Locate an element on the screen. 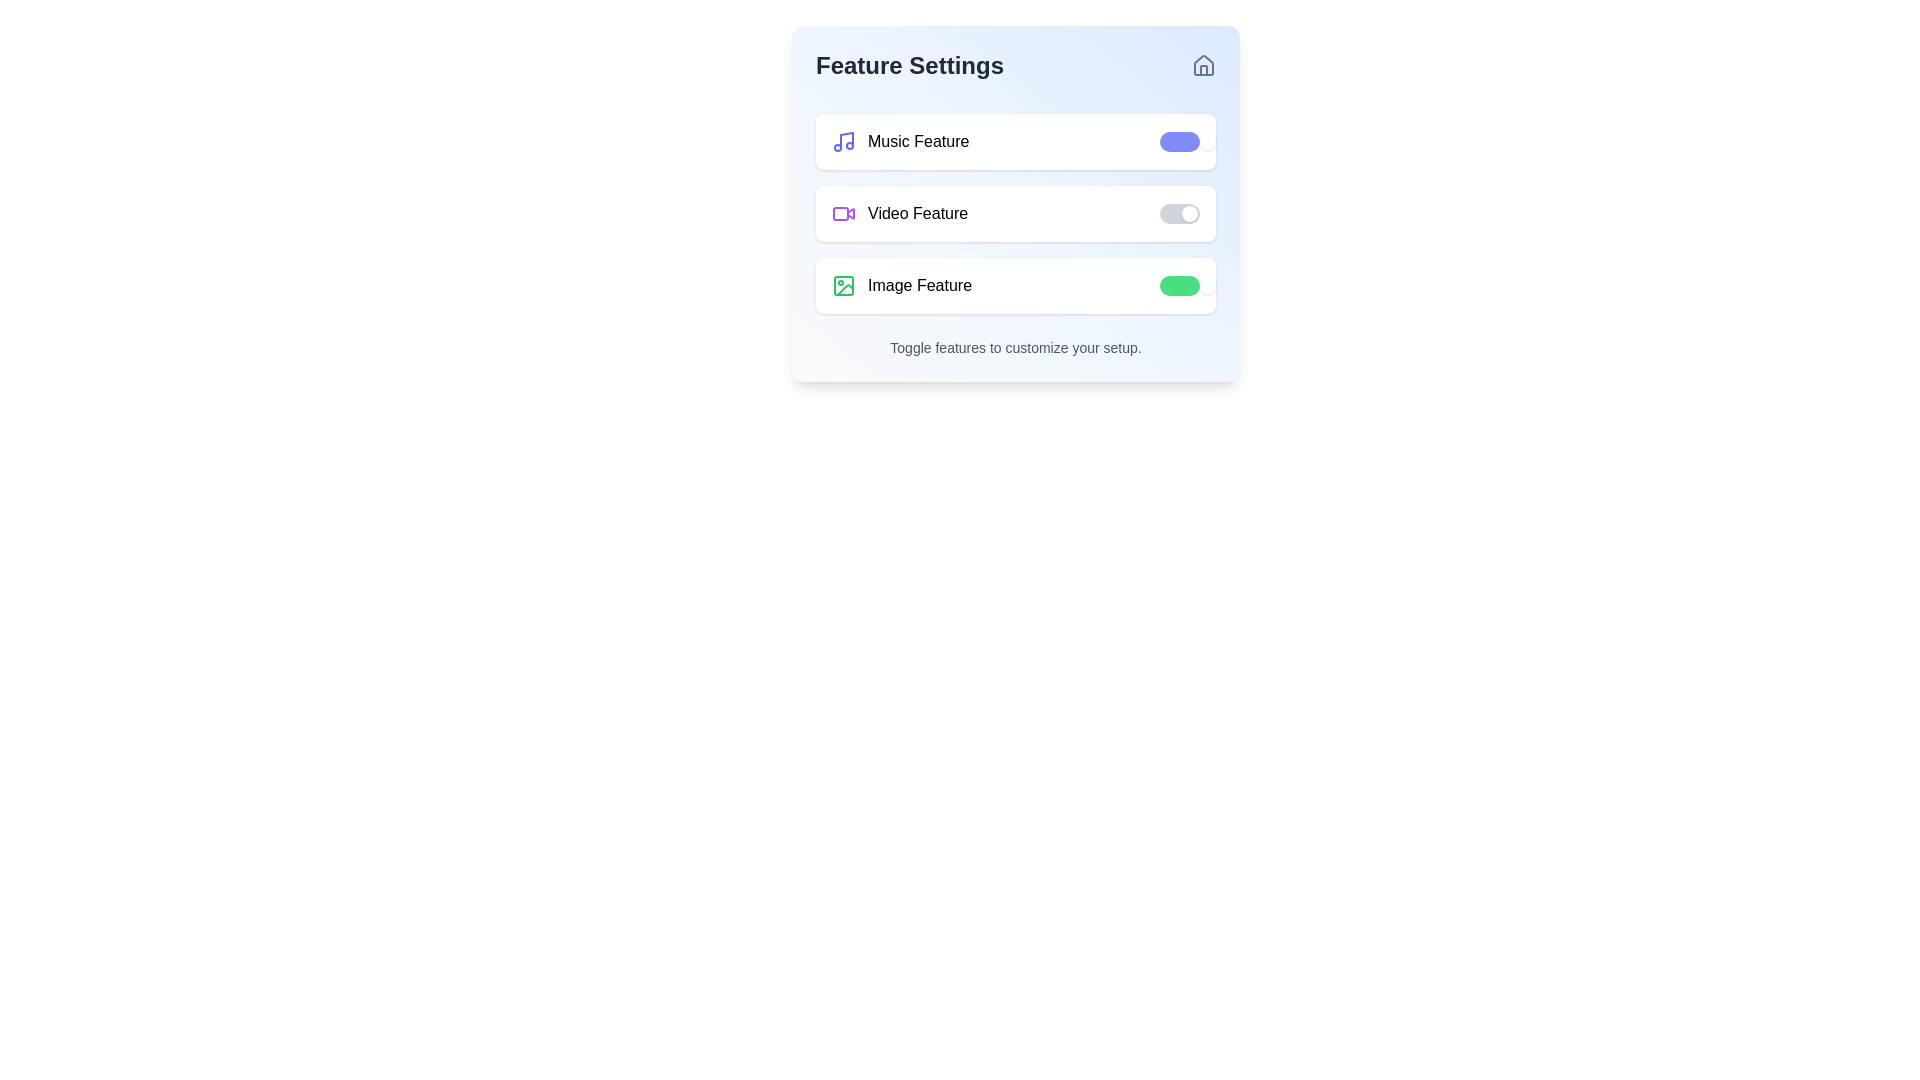  Background rectangle of the SVG icon representing the 'Image Feature' setting, located in the third row of the settings menu, for its dimensions or styling is located at coordinates (844, 285).